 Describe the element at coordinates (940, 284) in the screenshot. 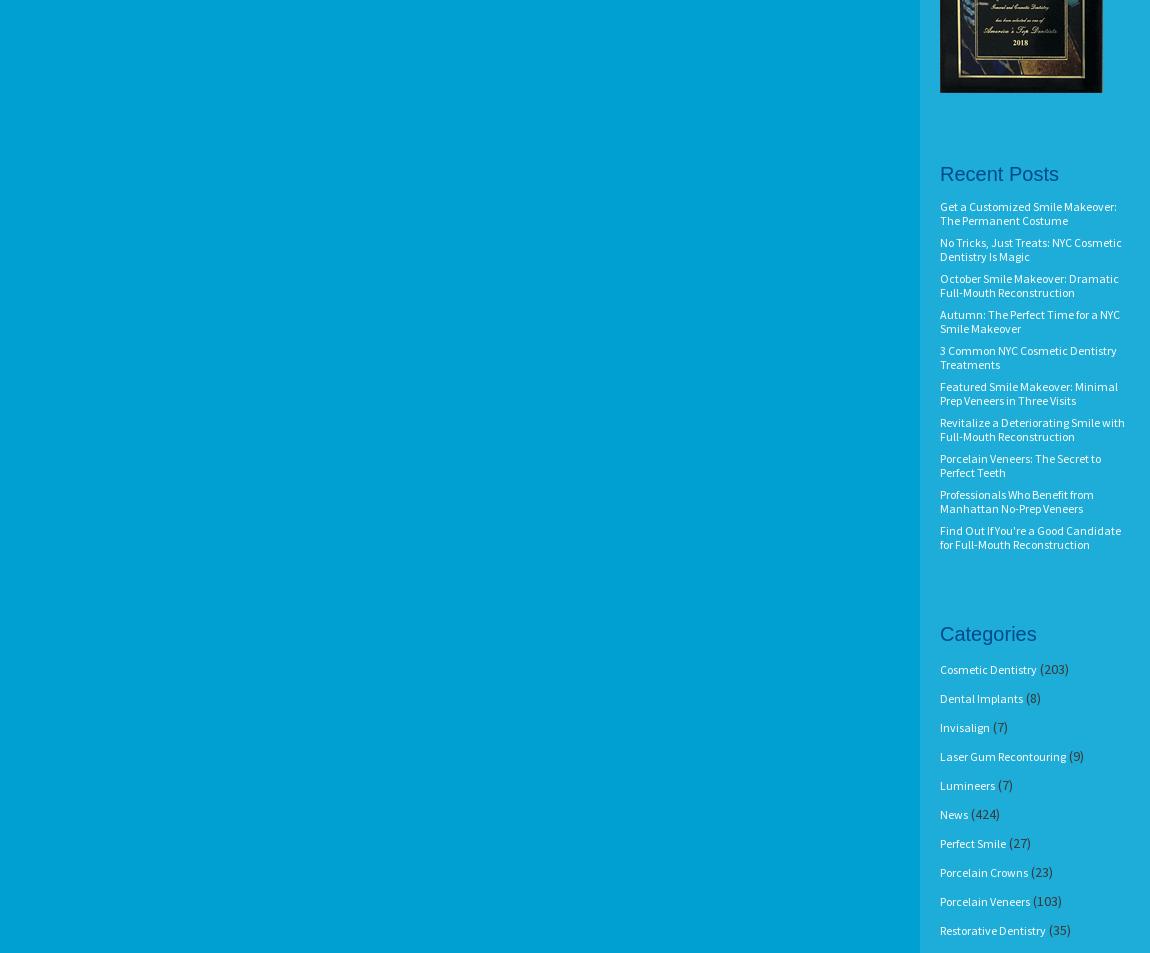

I see `'October Smile Makeover: Dramatic Full-Mouth Reconstruction'` at that location.